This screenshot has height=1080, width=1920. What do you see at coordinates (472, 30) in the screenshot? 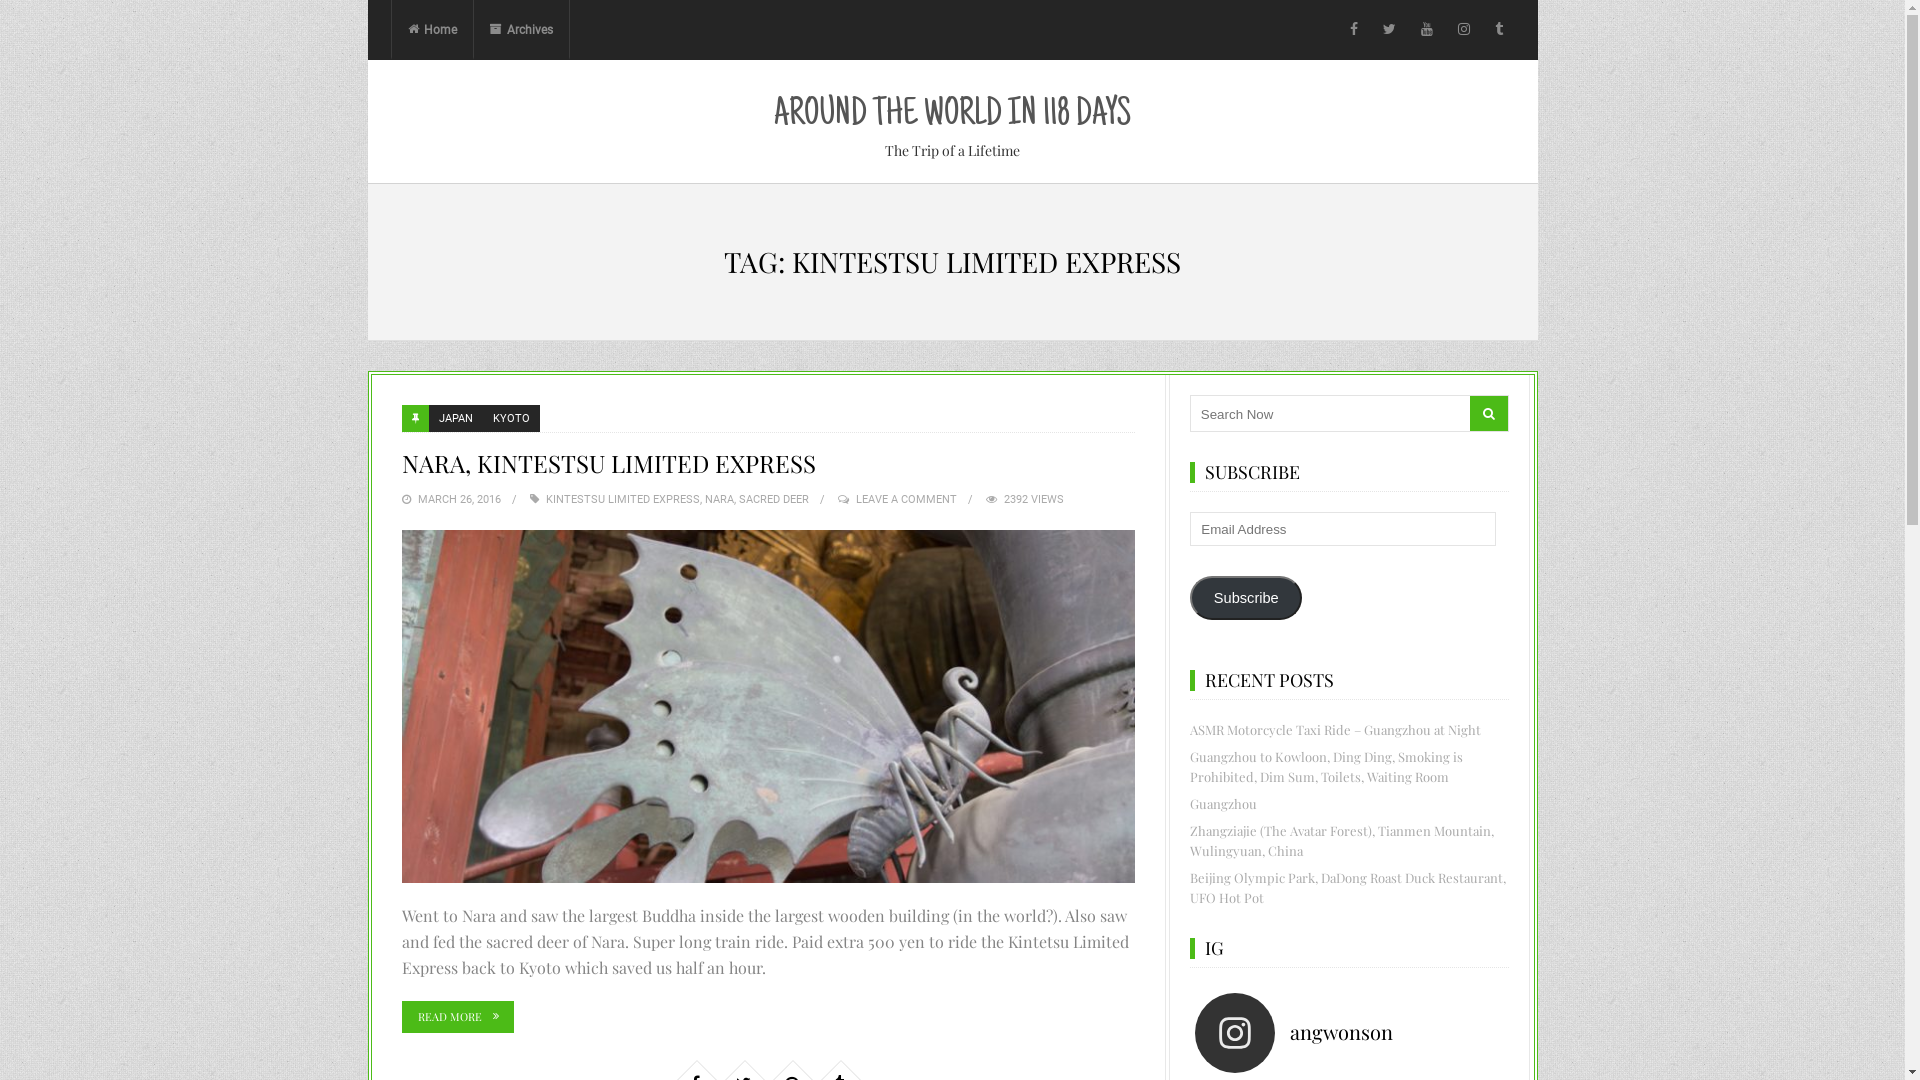
I see `'Archives'` at bounding box center [472, 30].